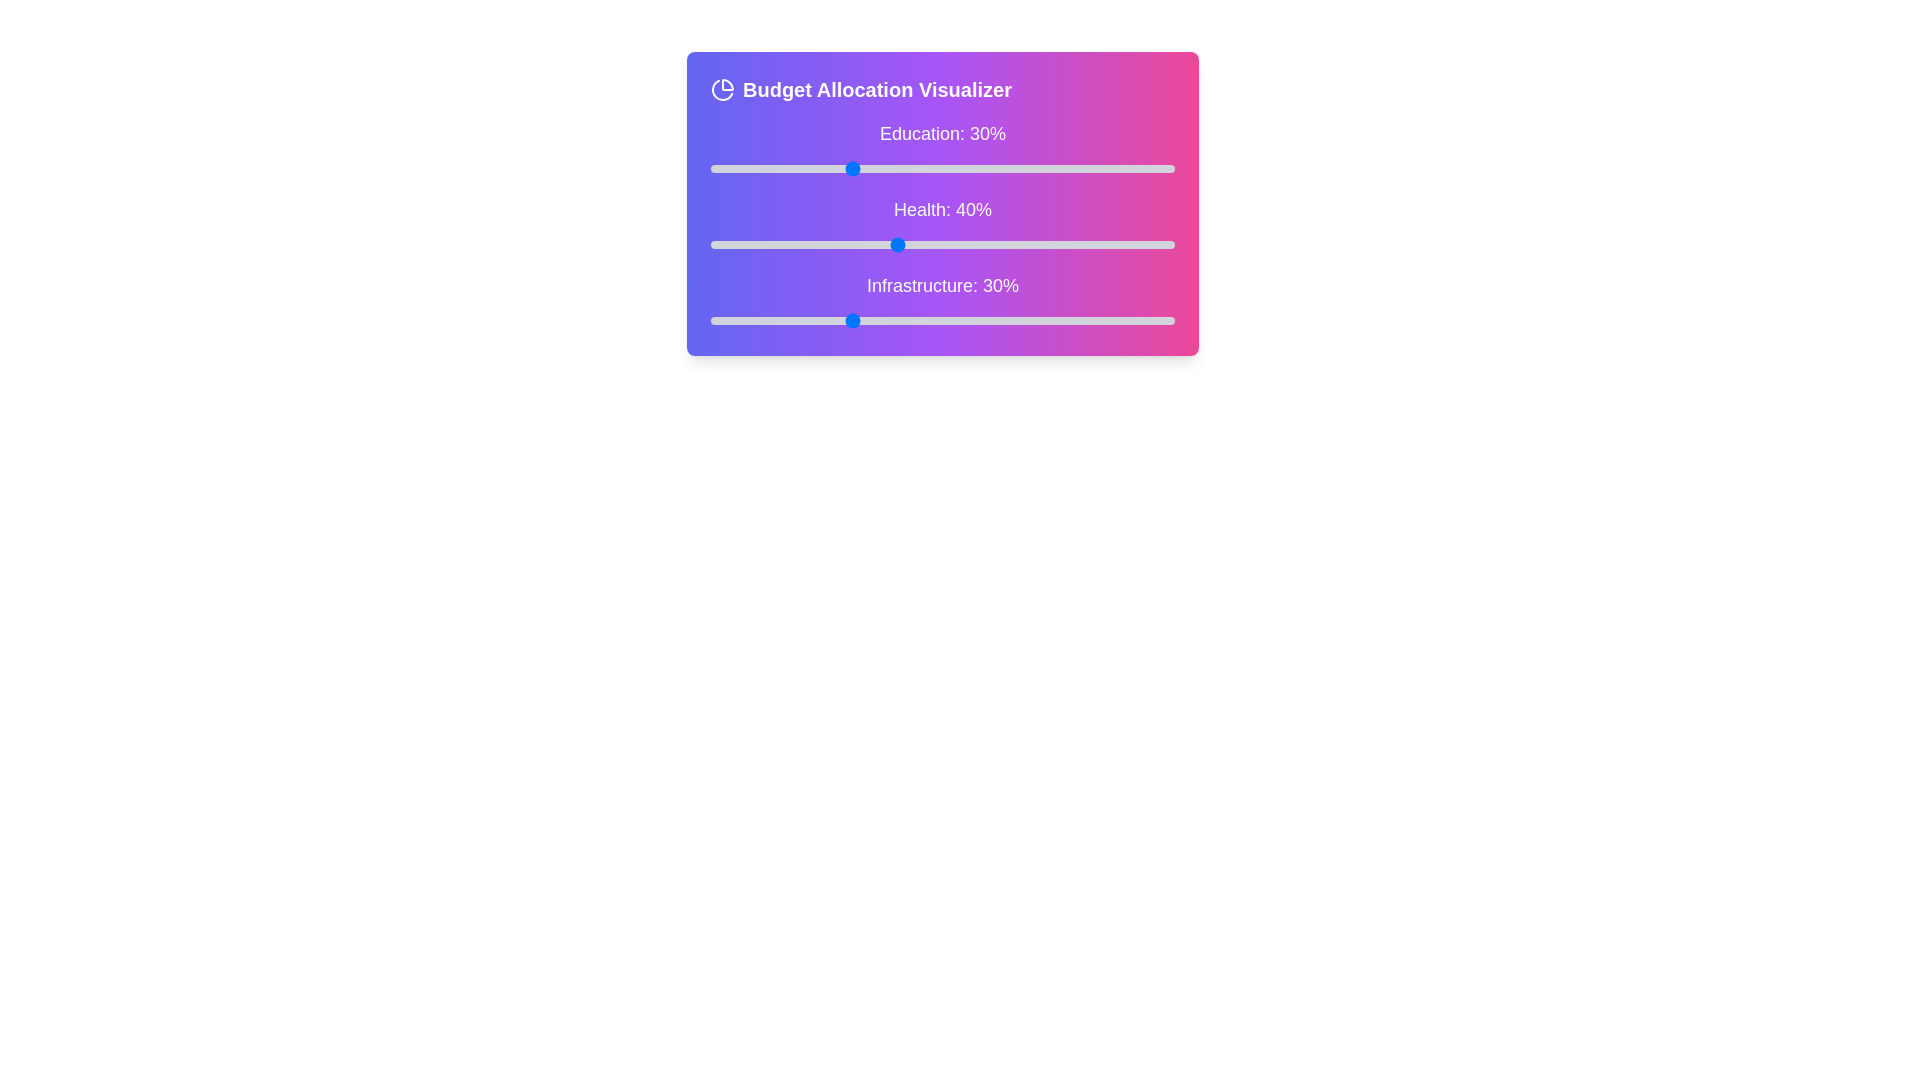 This screenshot has height=1080, width=1920. What do you see at coordinates (727, 83) in the screenshot?
I see `the top right segment of the pie chart icon in the 'Budget Allocation Visualizer' header section` at bounding box center [727, 83].